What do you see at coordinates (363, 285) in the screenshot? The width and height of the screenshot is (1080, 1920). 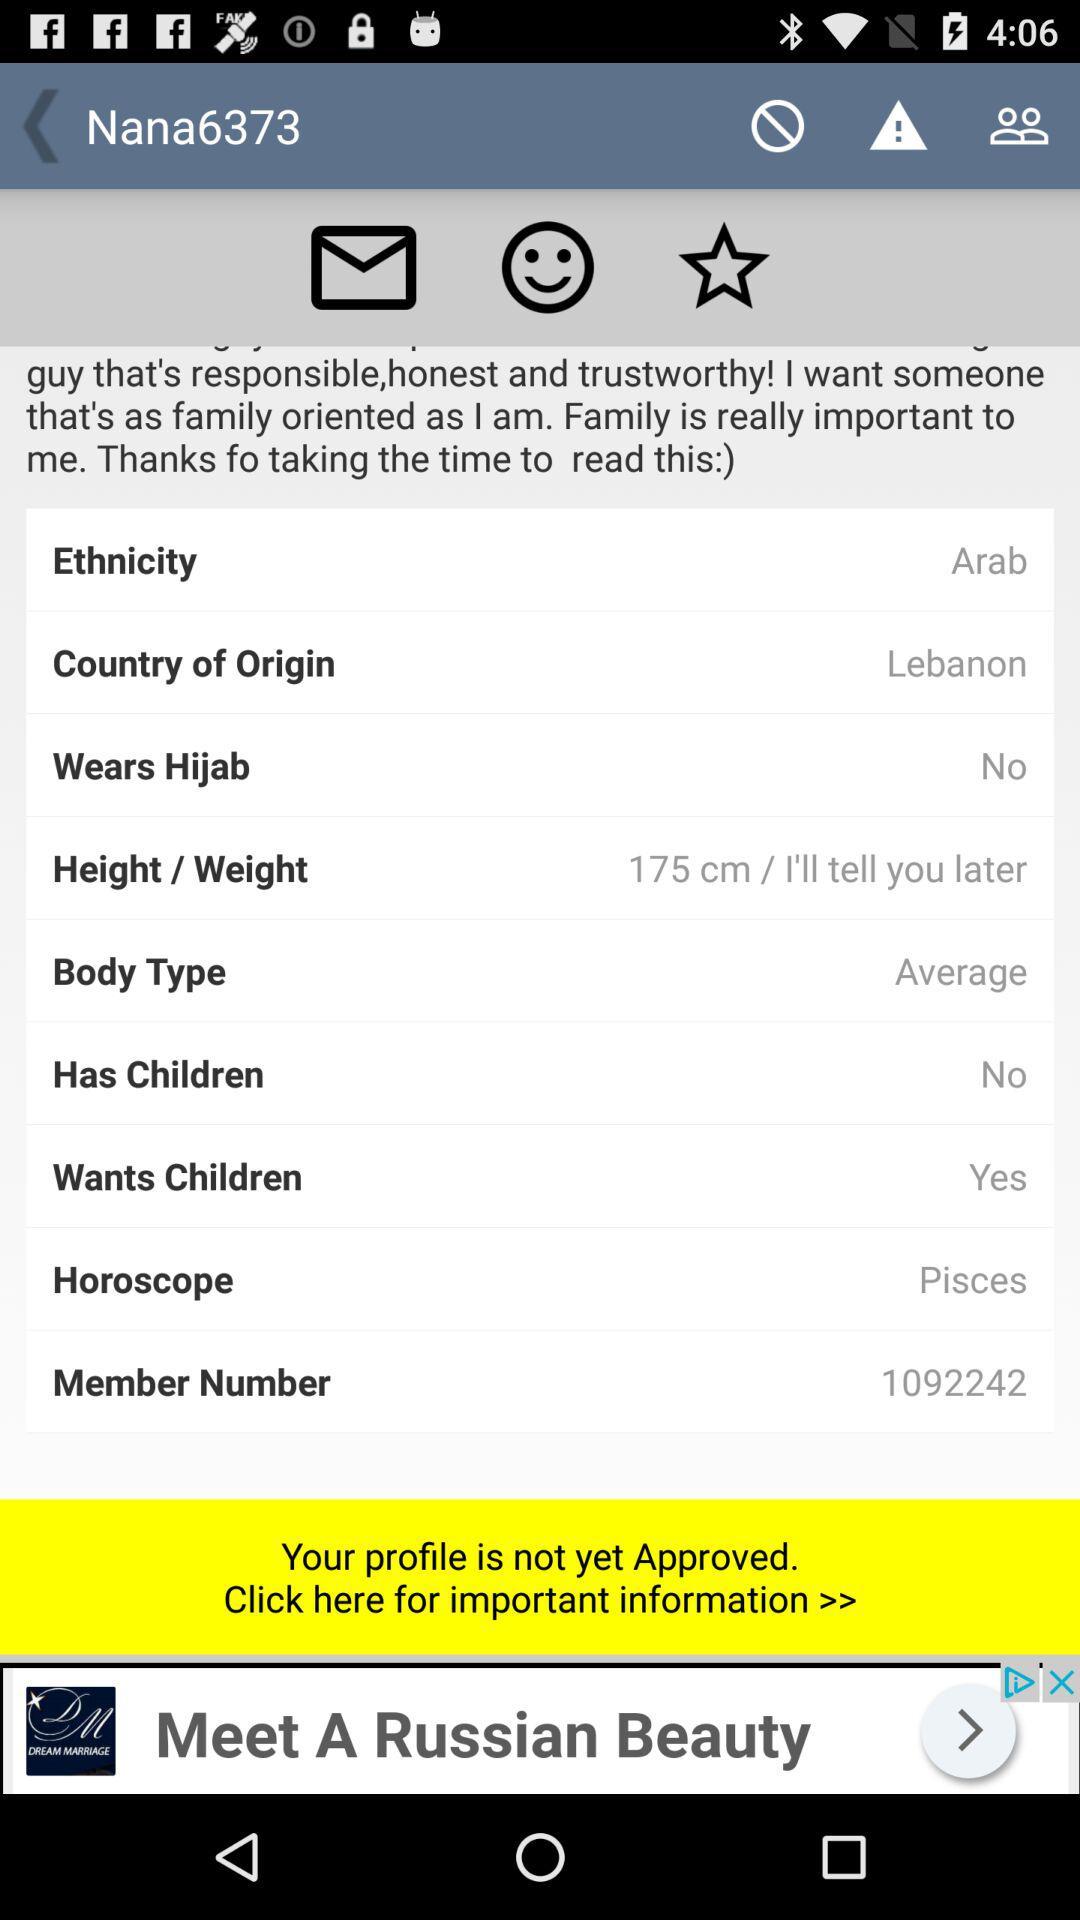 I see `the email icon` at bounding box center [363, 285].